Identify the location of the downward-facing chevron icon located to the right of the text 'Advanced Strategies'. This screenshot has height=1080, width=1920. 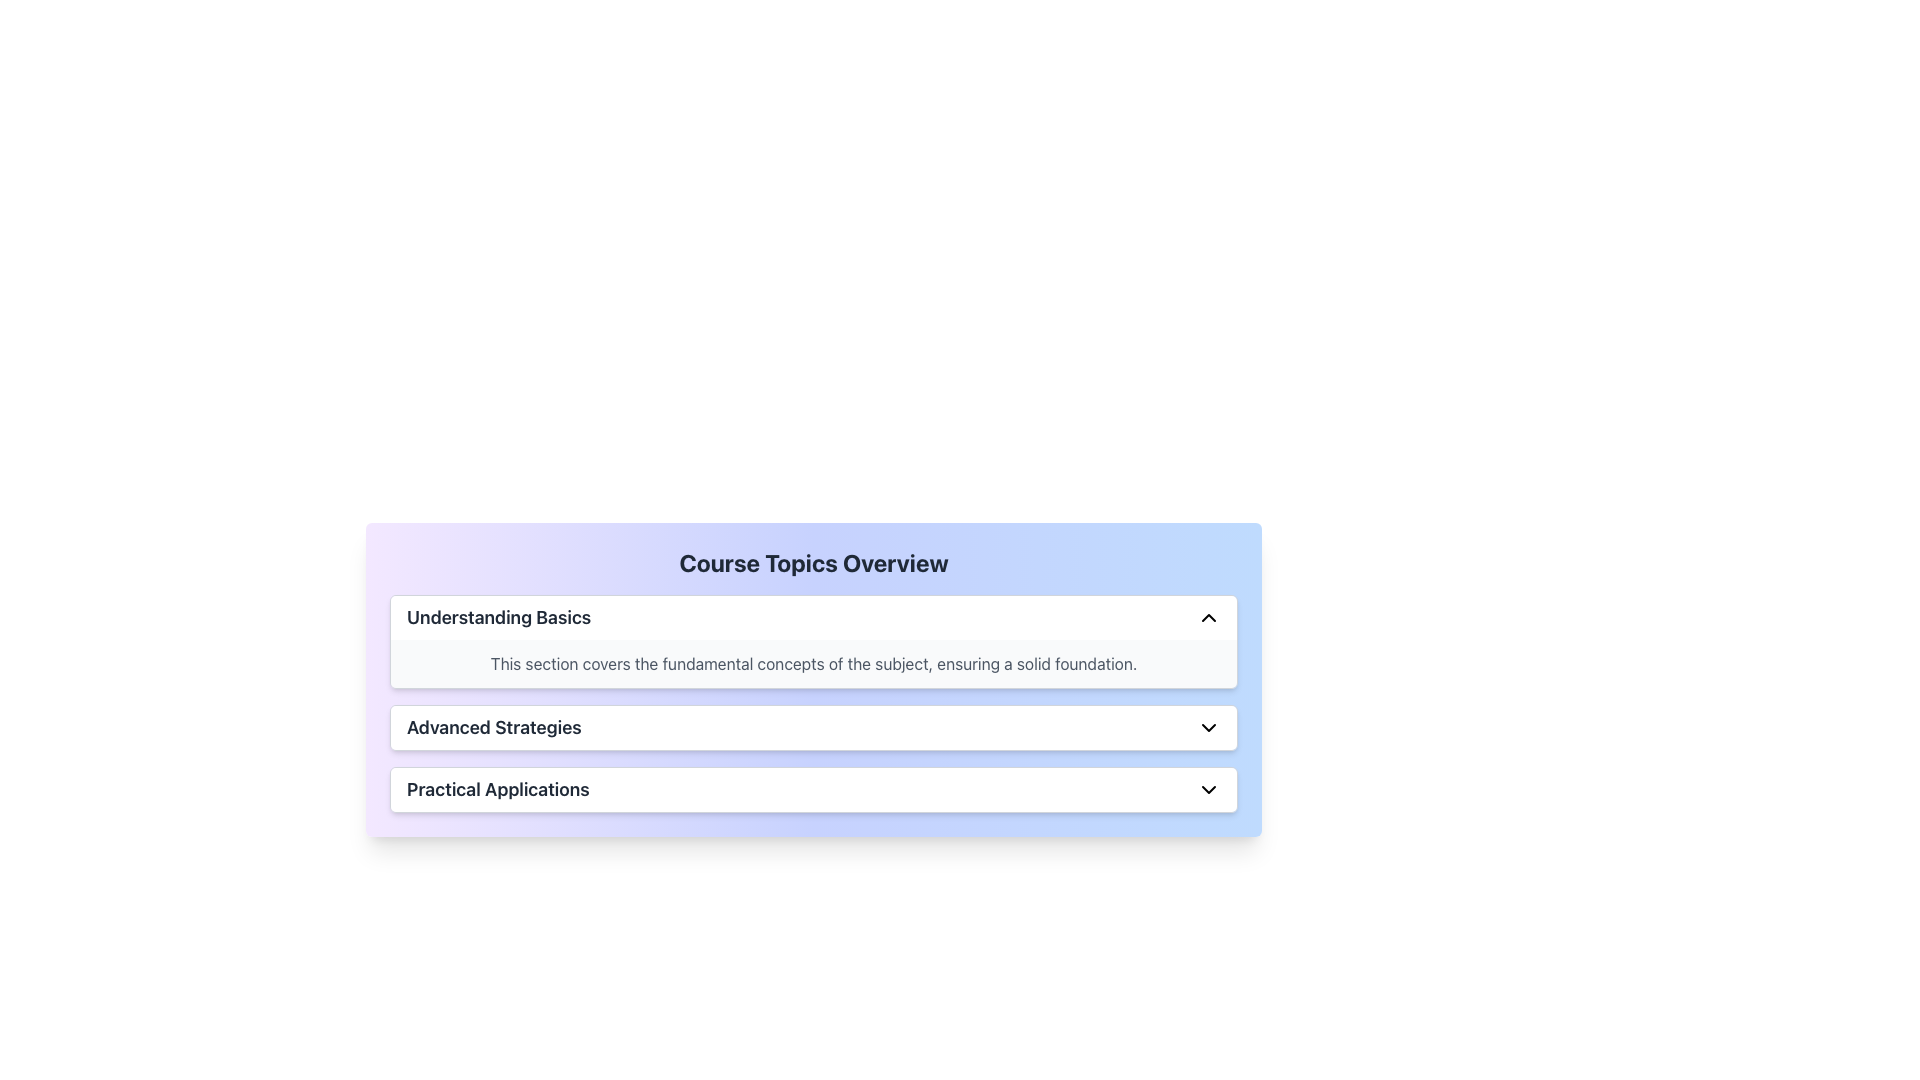
(1208, 728).